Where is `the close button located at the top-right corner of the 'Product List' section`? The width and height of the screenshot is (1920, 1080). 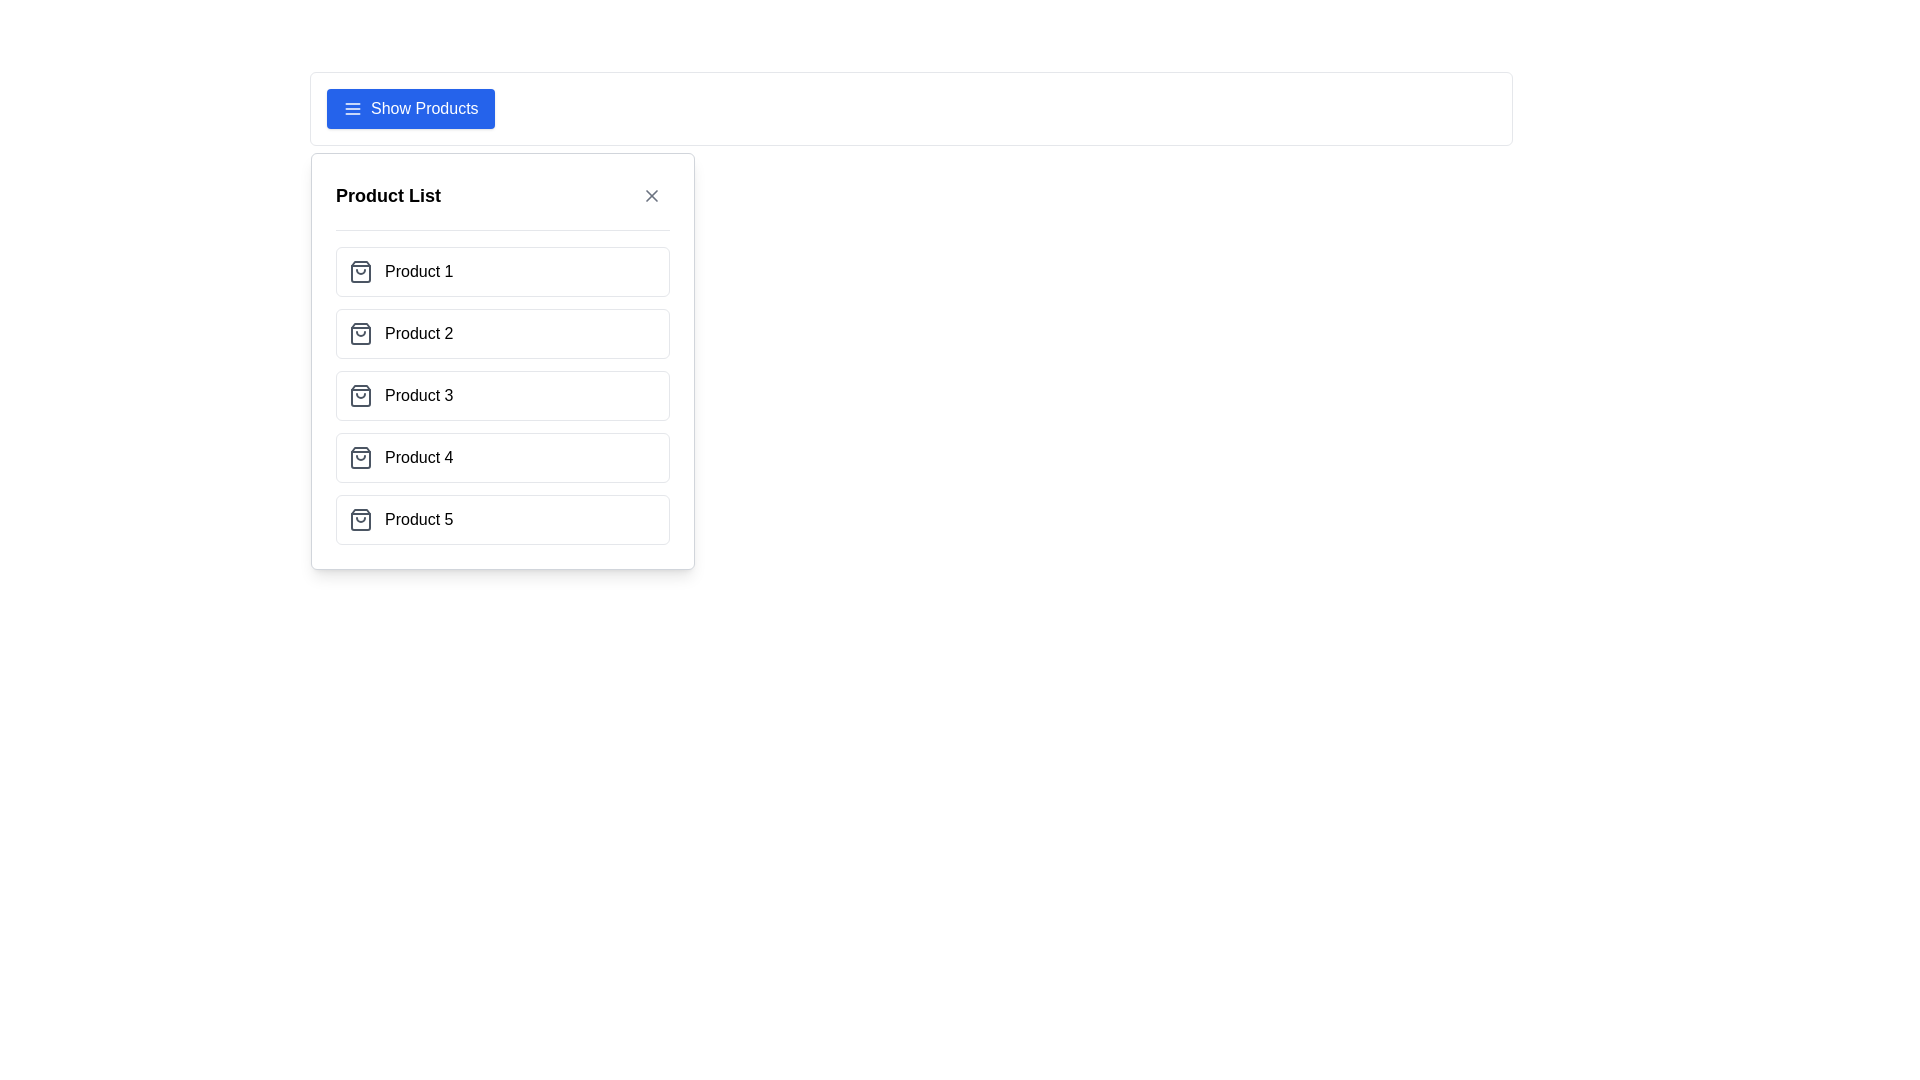 the close button located at the top-right corner of the 'Product List' section is located at coordinates (652, 196).